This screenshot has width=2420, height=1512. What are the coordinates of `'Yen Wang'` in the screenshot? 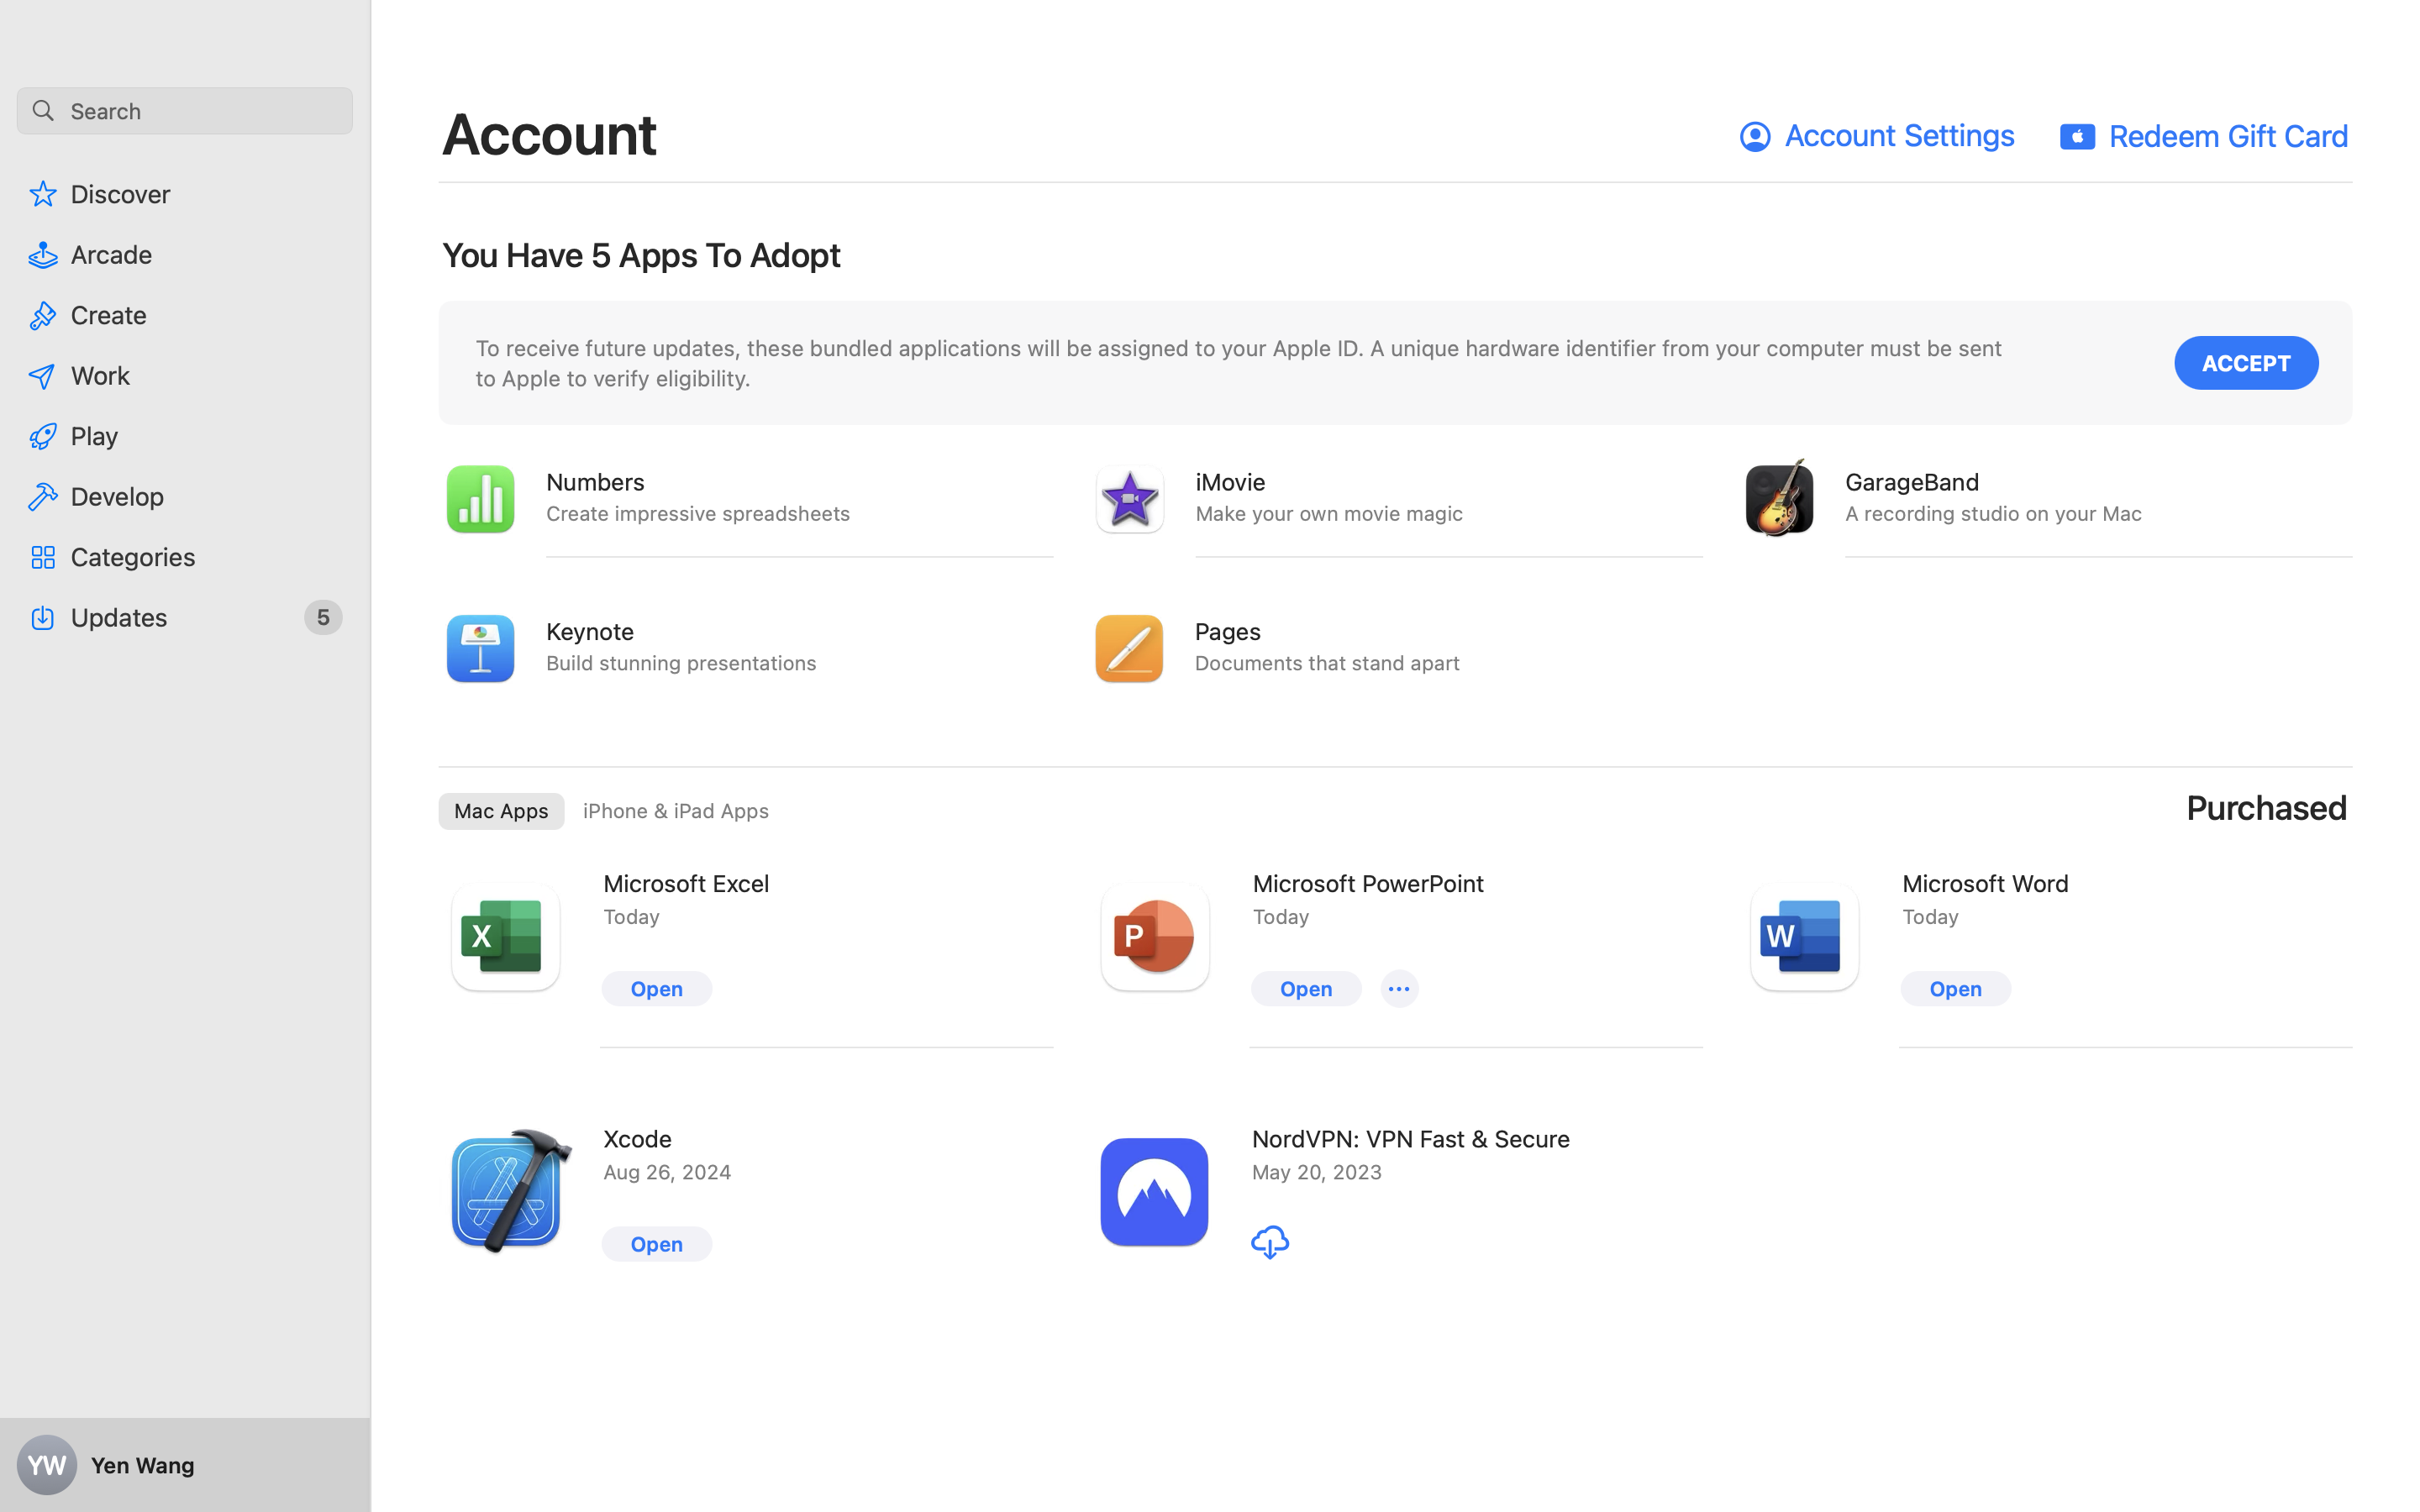 It's located at (185, 1465).